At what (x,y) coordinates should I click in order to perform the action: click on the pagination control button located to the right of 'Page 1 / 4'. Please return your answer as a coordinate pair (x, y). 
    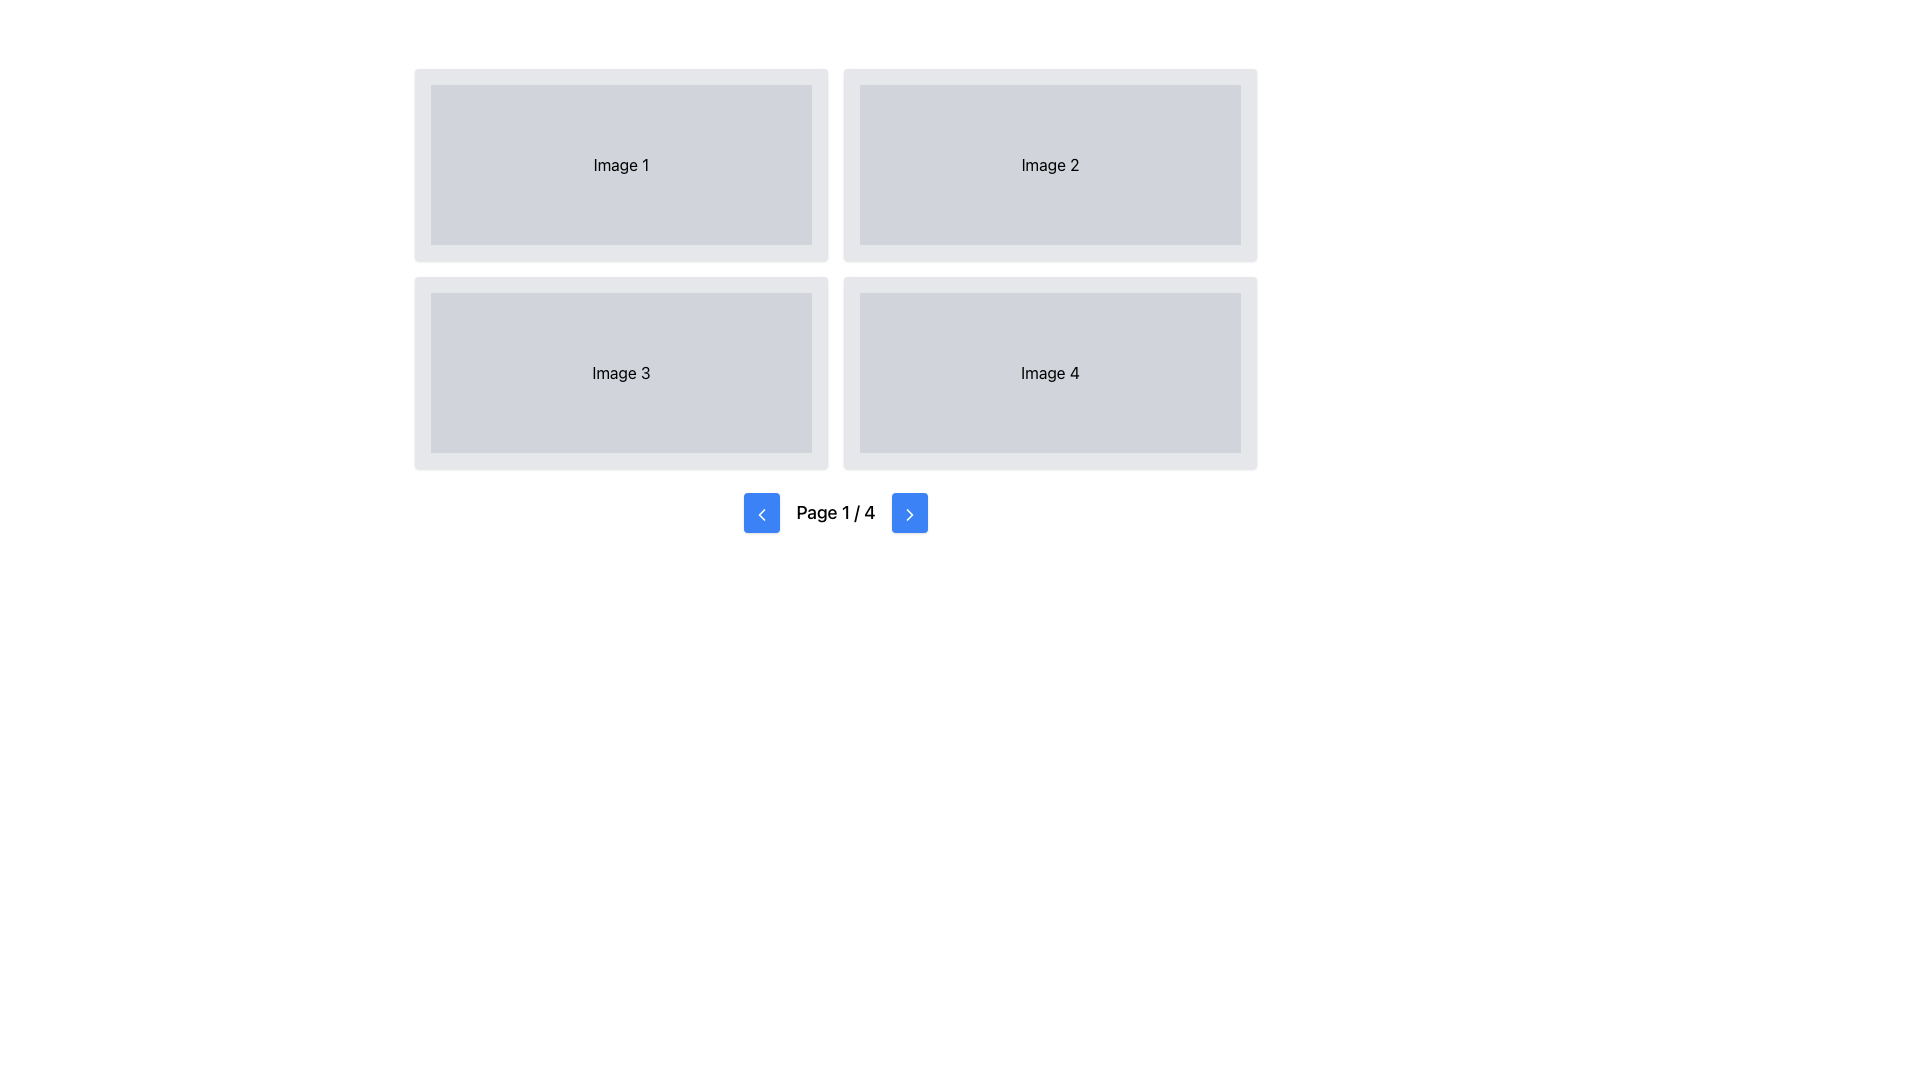
    Looking at the image, I should click on (908, 512).